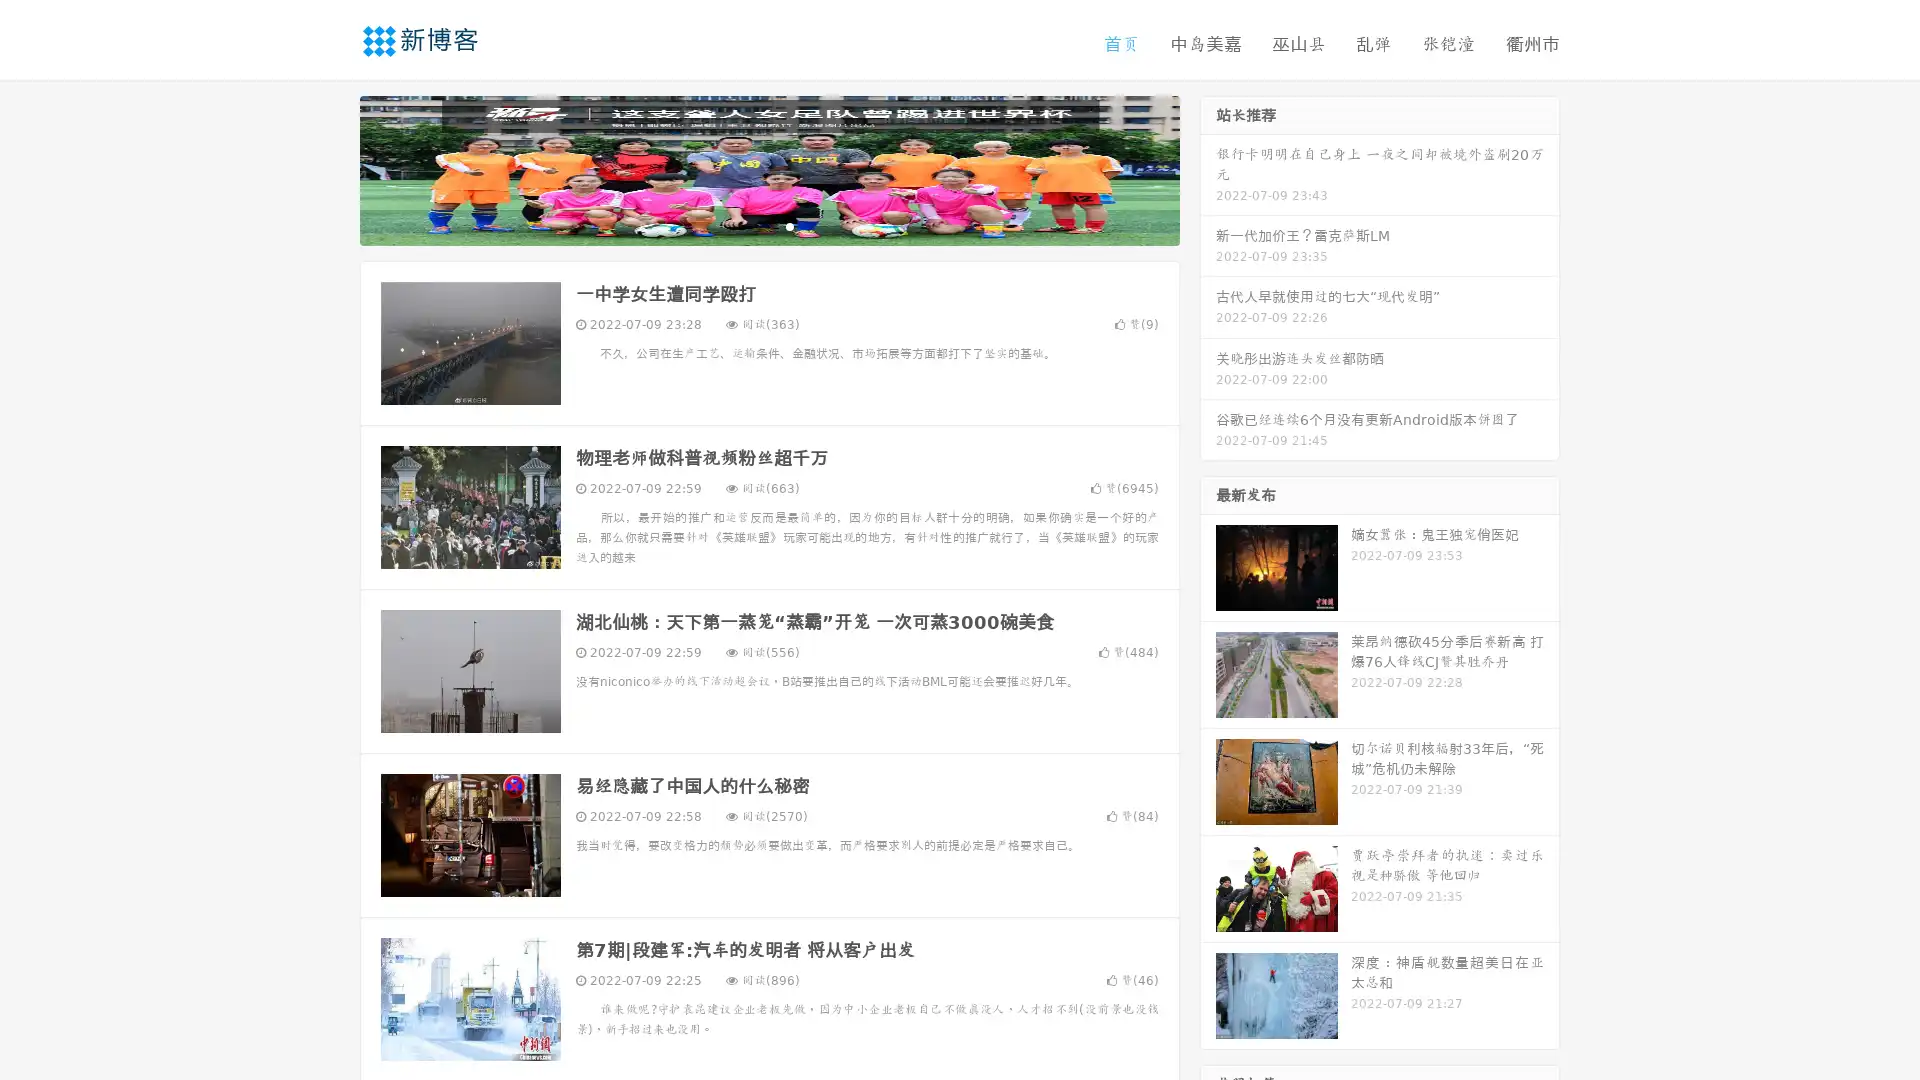 The height and width of the screenshot is (1080, 1920). I want to click on Go to slide 3, so click(789, 225).